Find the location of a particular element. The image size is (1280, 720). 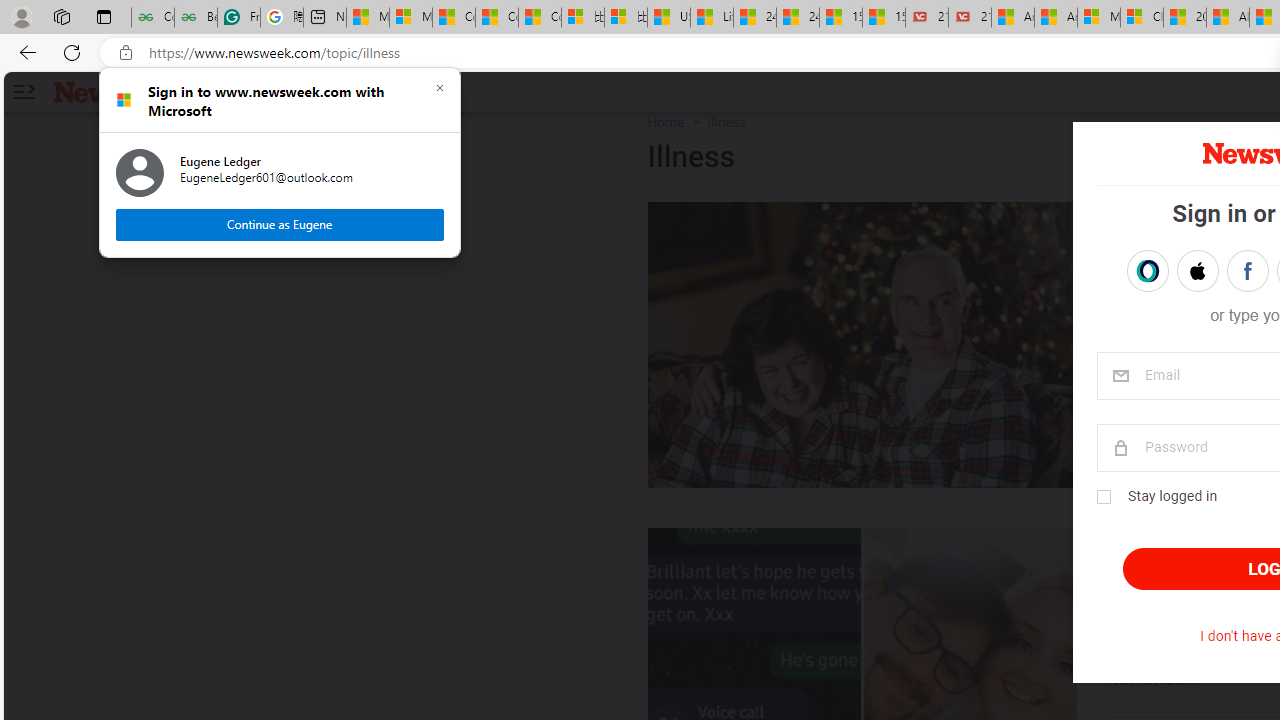

'USA TODAY - MSN' is located at coordinates (668, 17).